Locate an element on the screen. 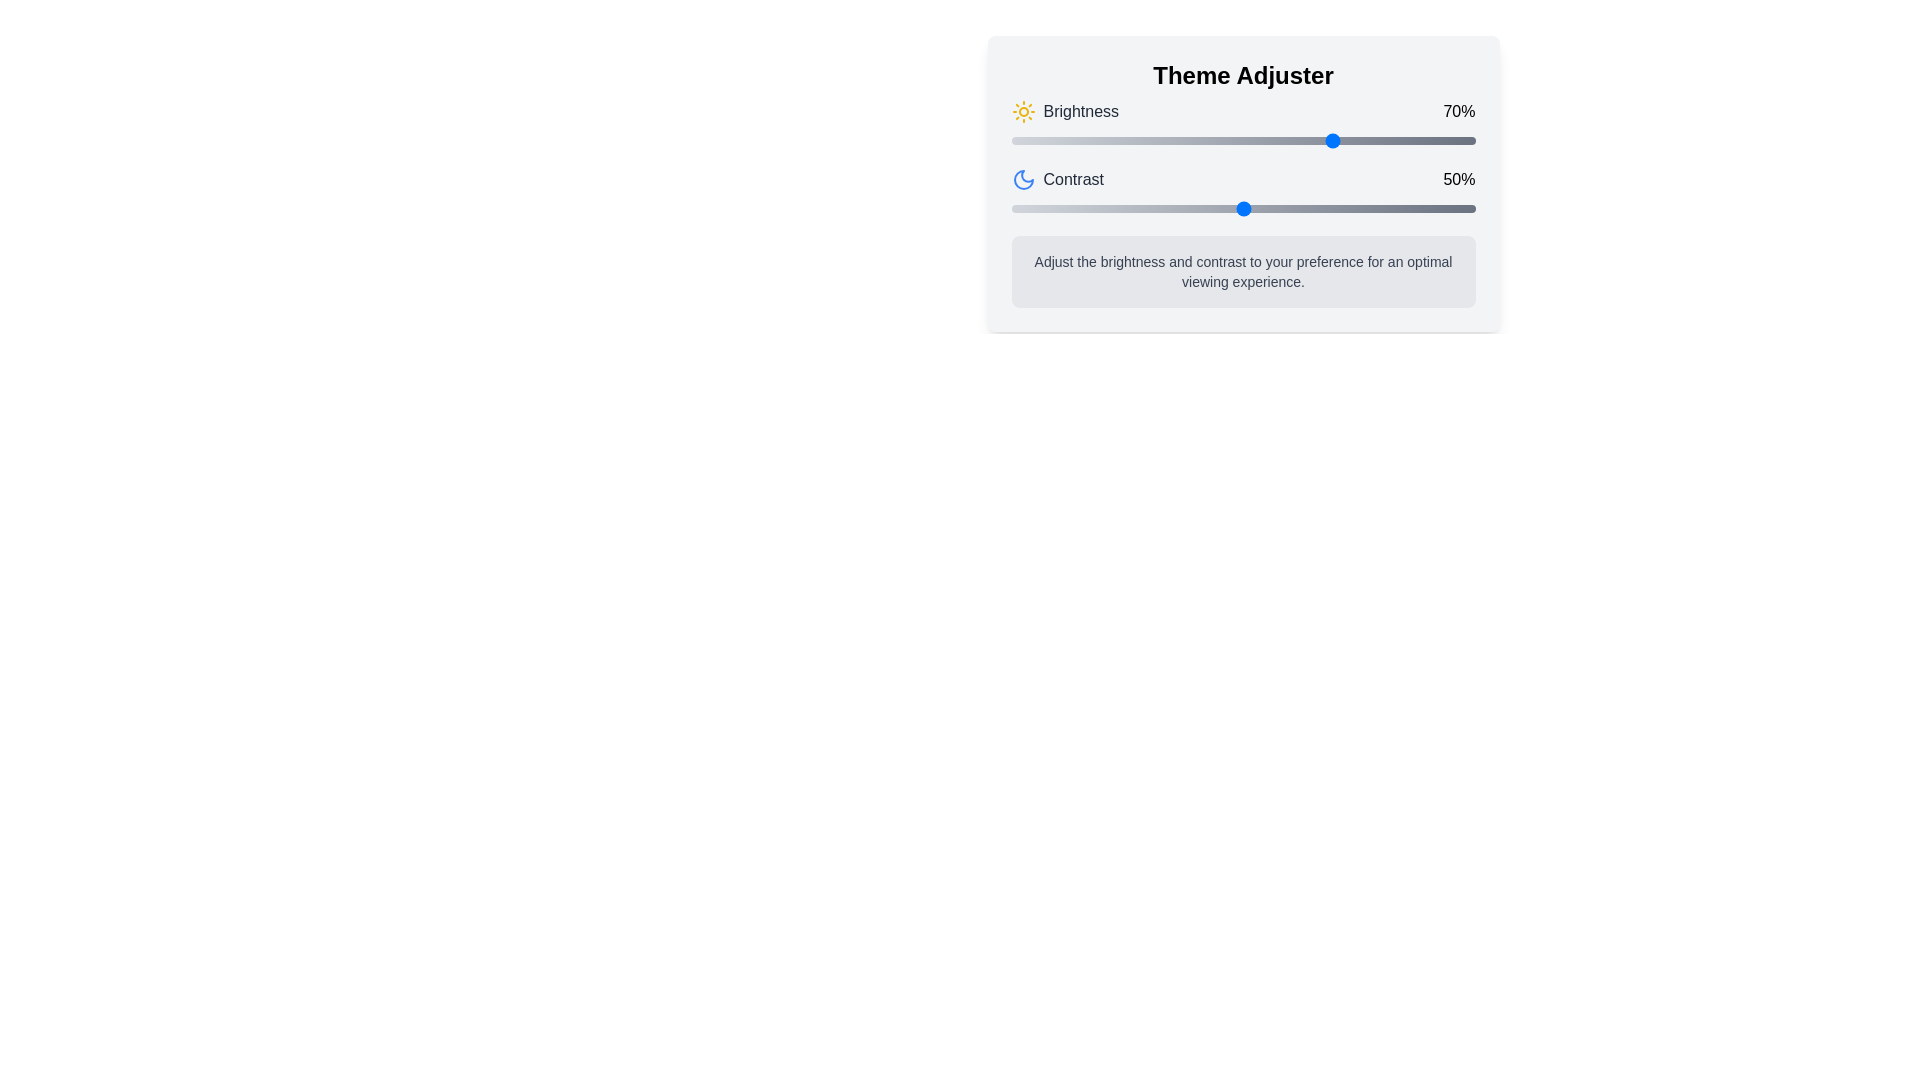 The height and width of the screenshot is (1080, 1920). contrast is located at coordinates (1452, 208).